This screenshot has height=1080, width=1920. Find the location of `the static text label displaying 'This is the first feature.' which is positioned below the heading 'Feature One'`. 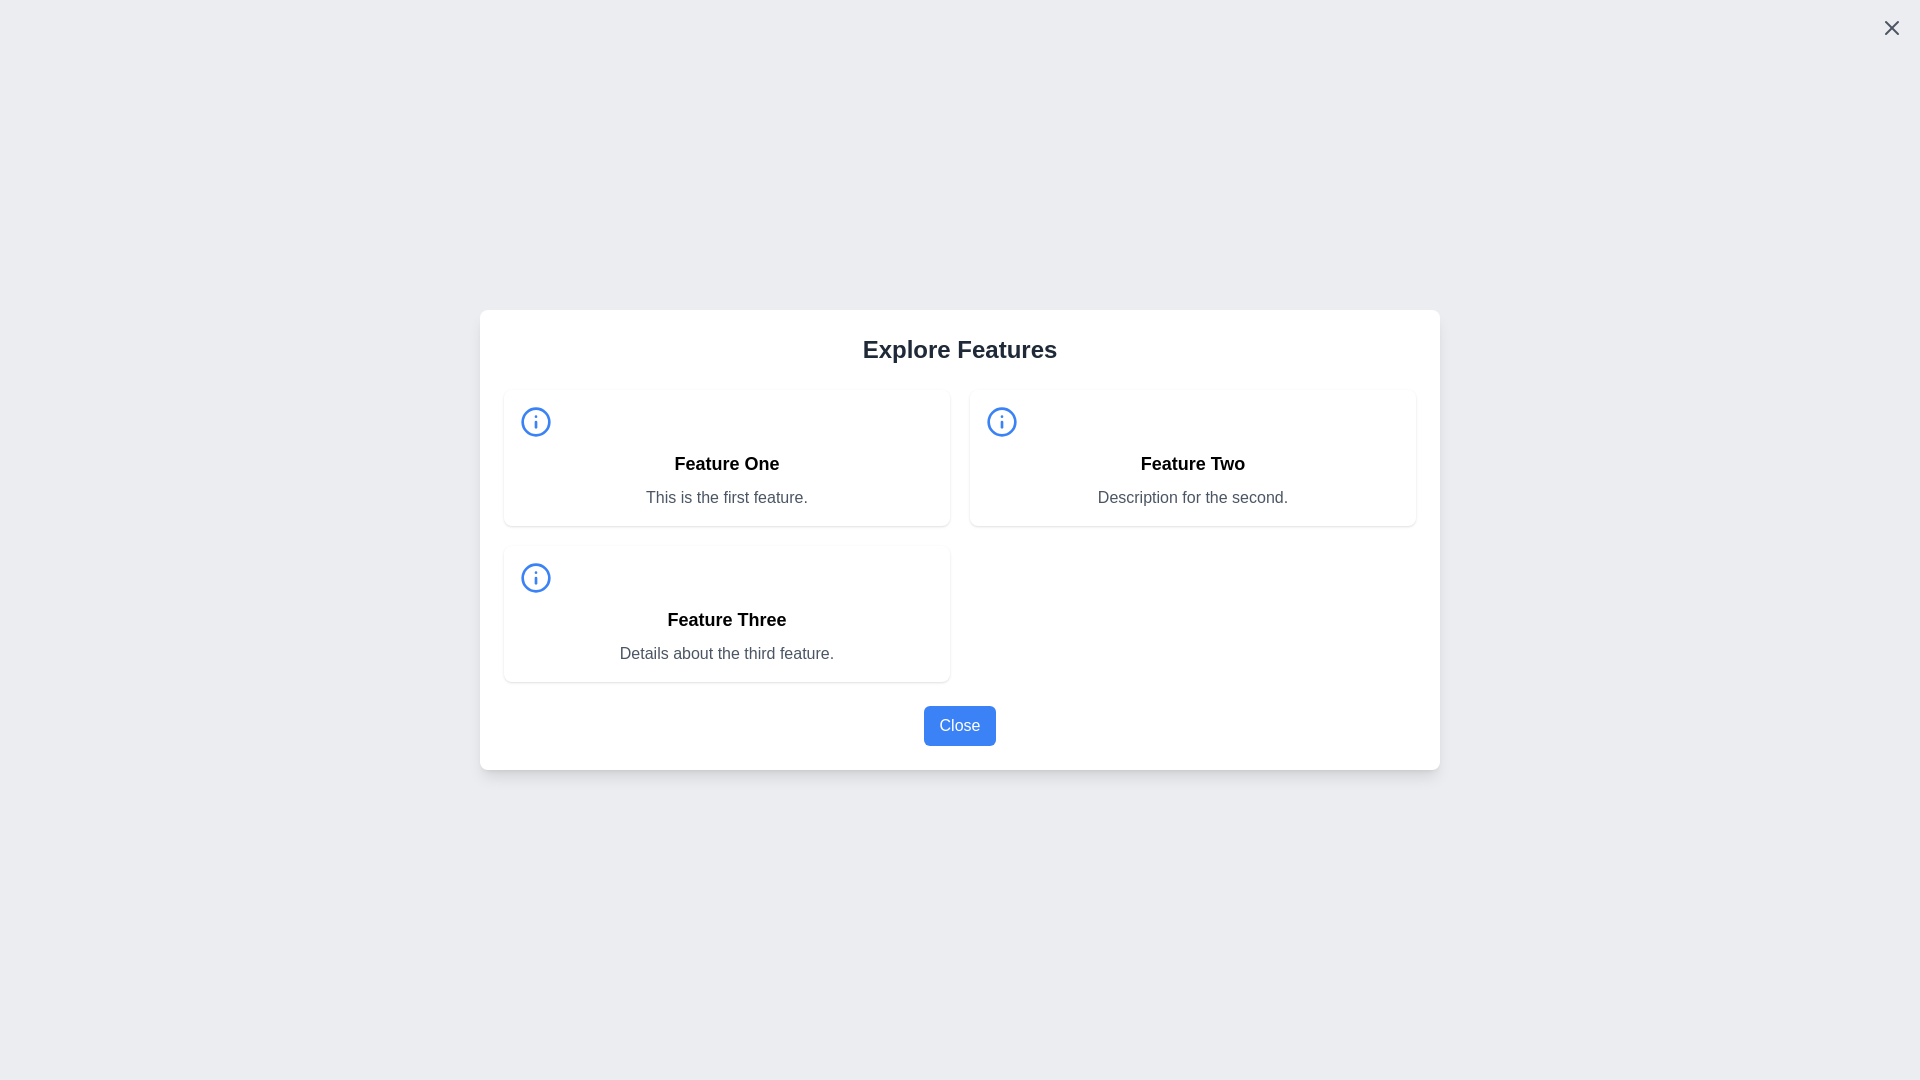

the static text label displaying 'This is the first feature.' which is positioned below the heading 'Feature One' is located at coordinates (725, 496).